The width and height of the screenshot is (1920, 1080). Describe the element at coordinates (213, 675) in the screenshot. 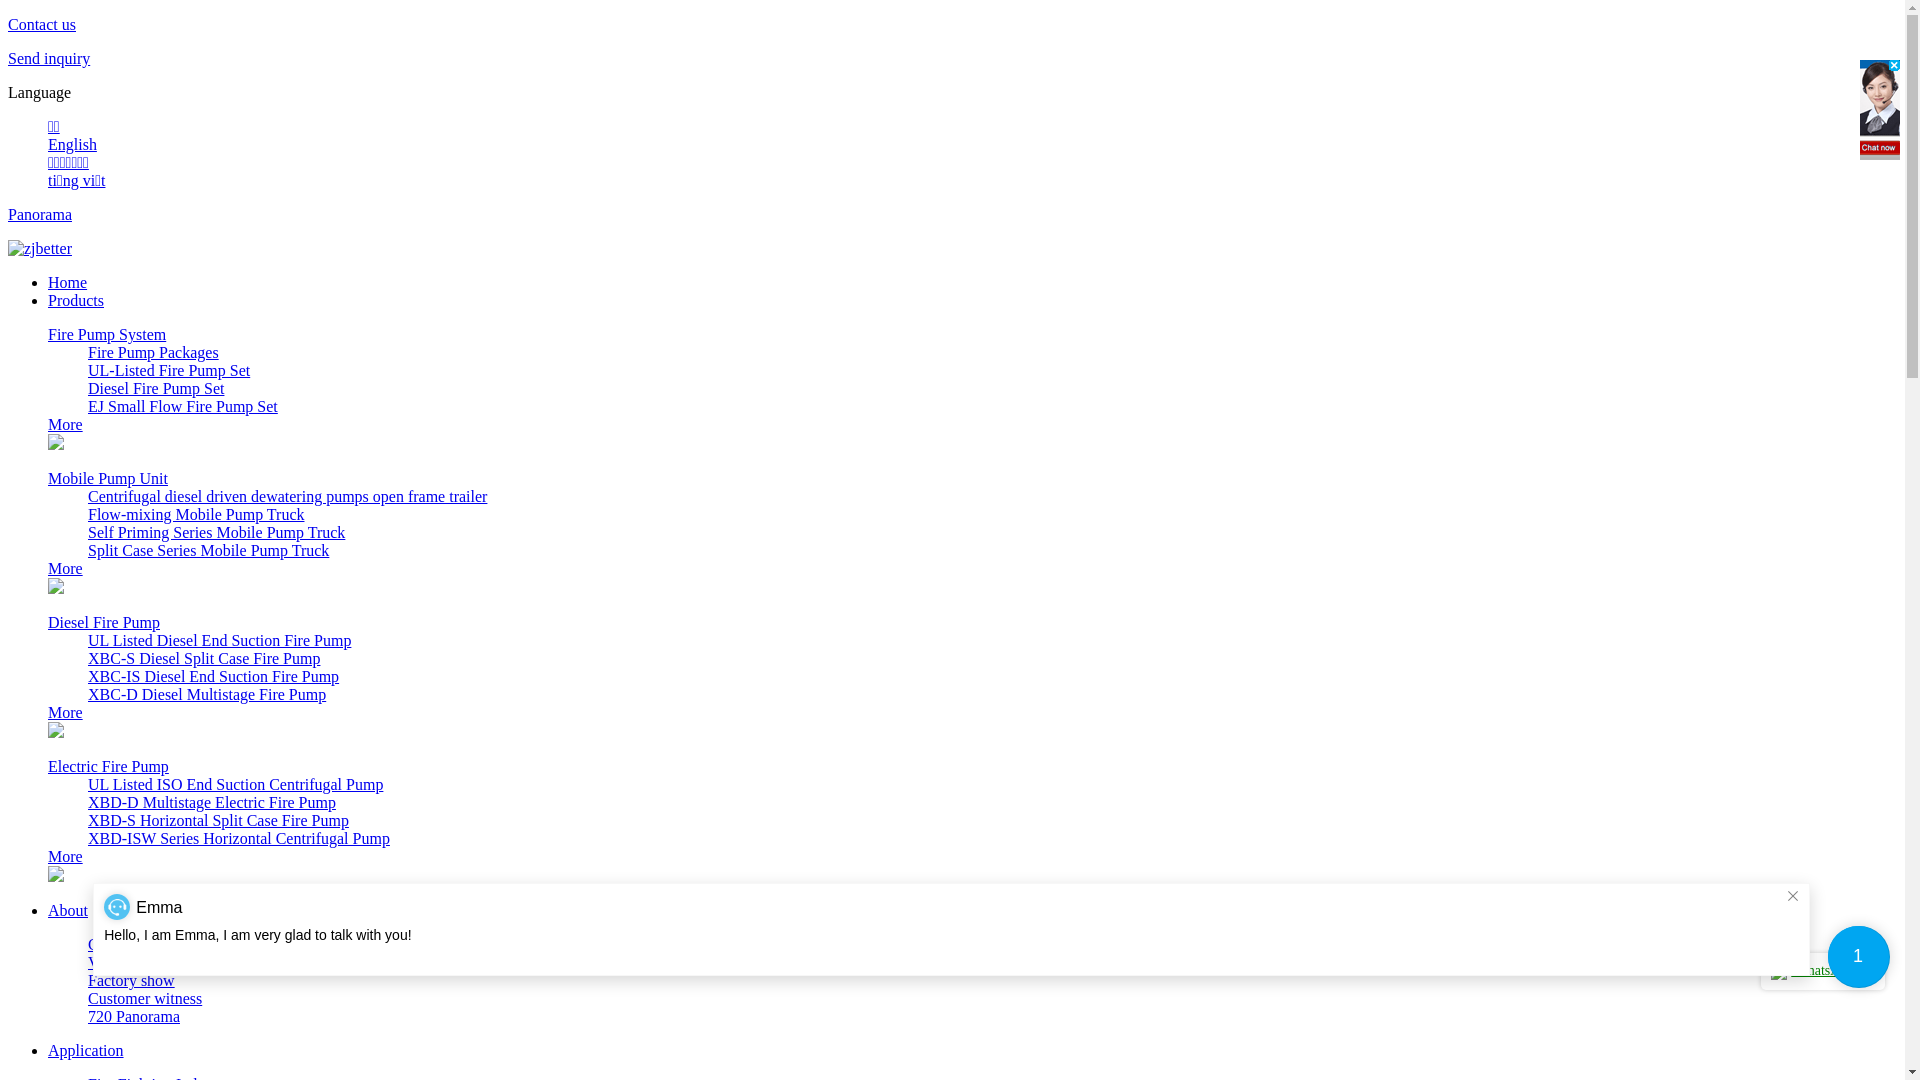

I see `'XBC-IS Diesel End Suction Fire Pump'` at that location.